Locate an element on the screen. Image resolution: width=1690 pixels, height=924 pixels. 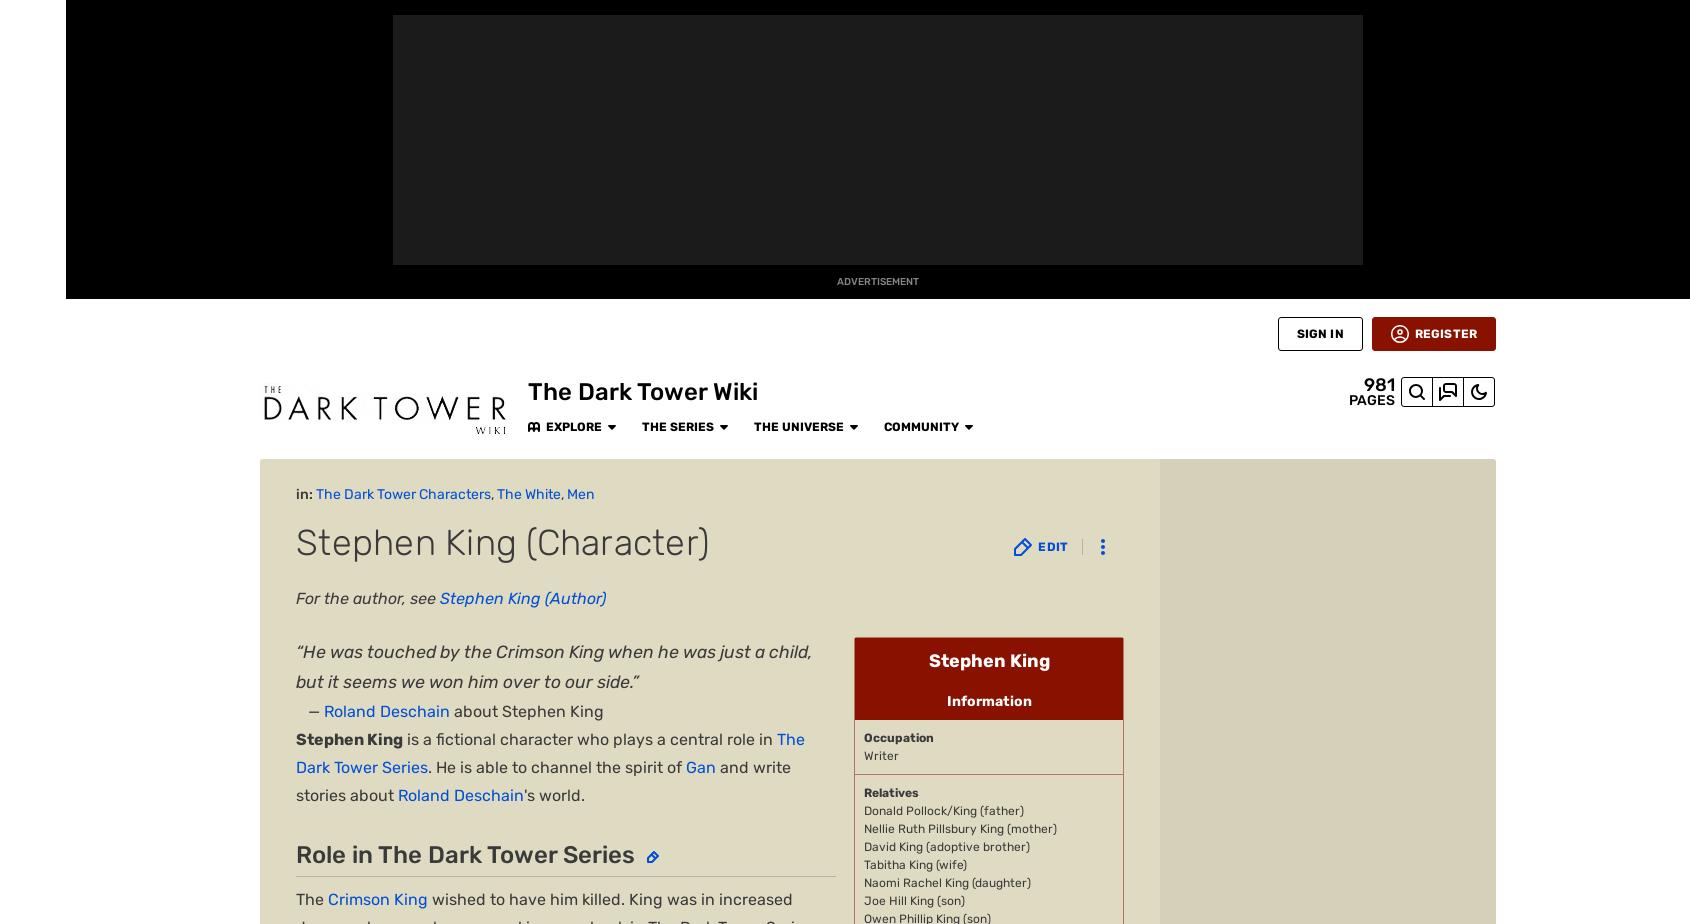
'2' is located at coordinates (332, 596).